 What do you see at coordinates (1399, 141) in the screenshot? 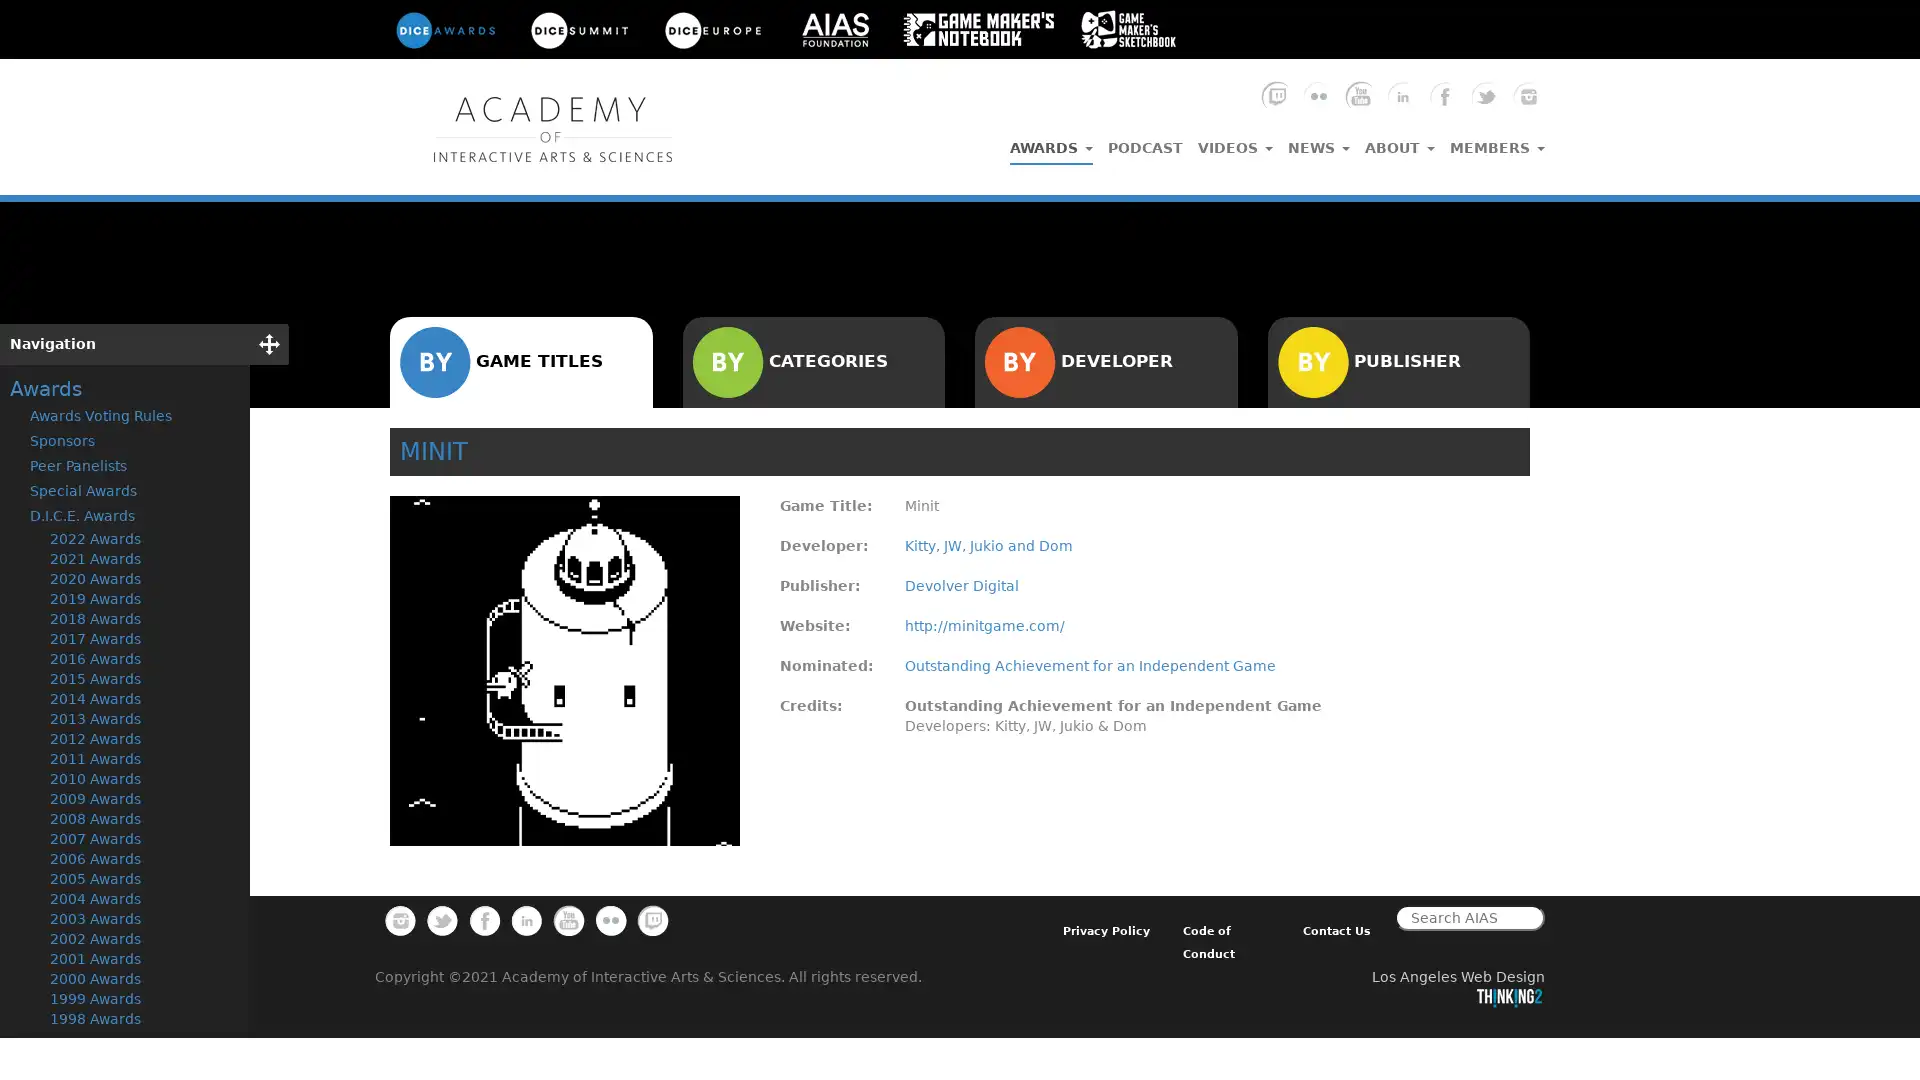
I see `ABOUT` at bounding box center [1399, 141].